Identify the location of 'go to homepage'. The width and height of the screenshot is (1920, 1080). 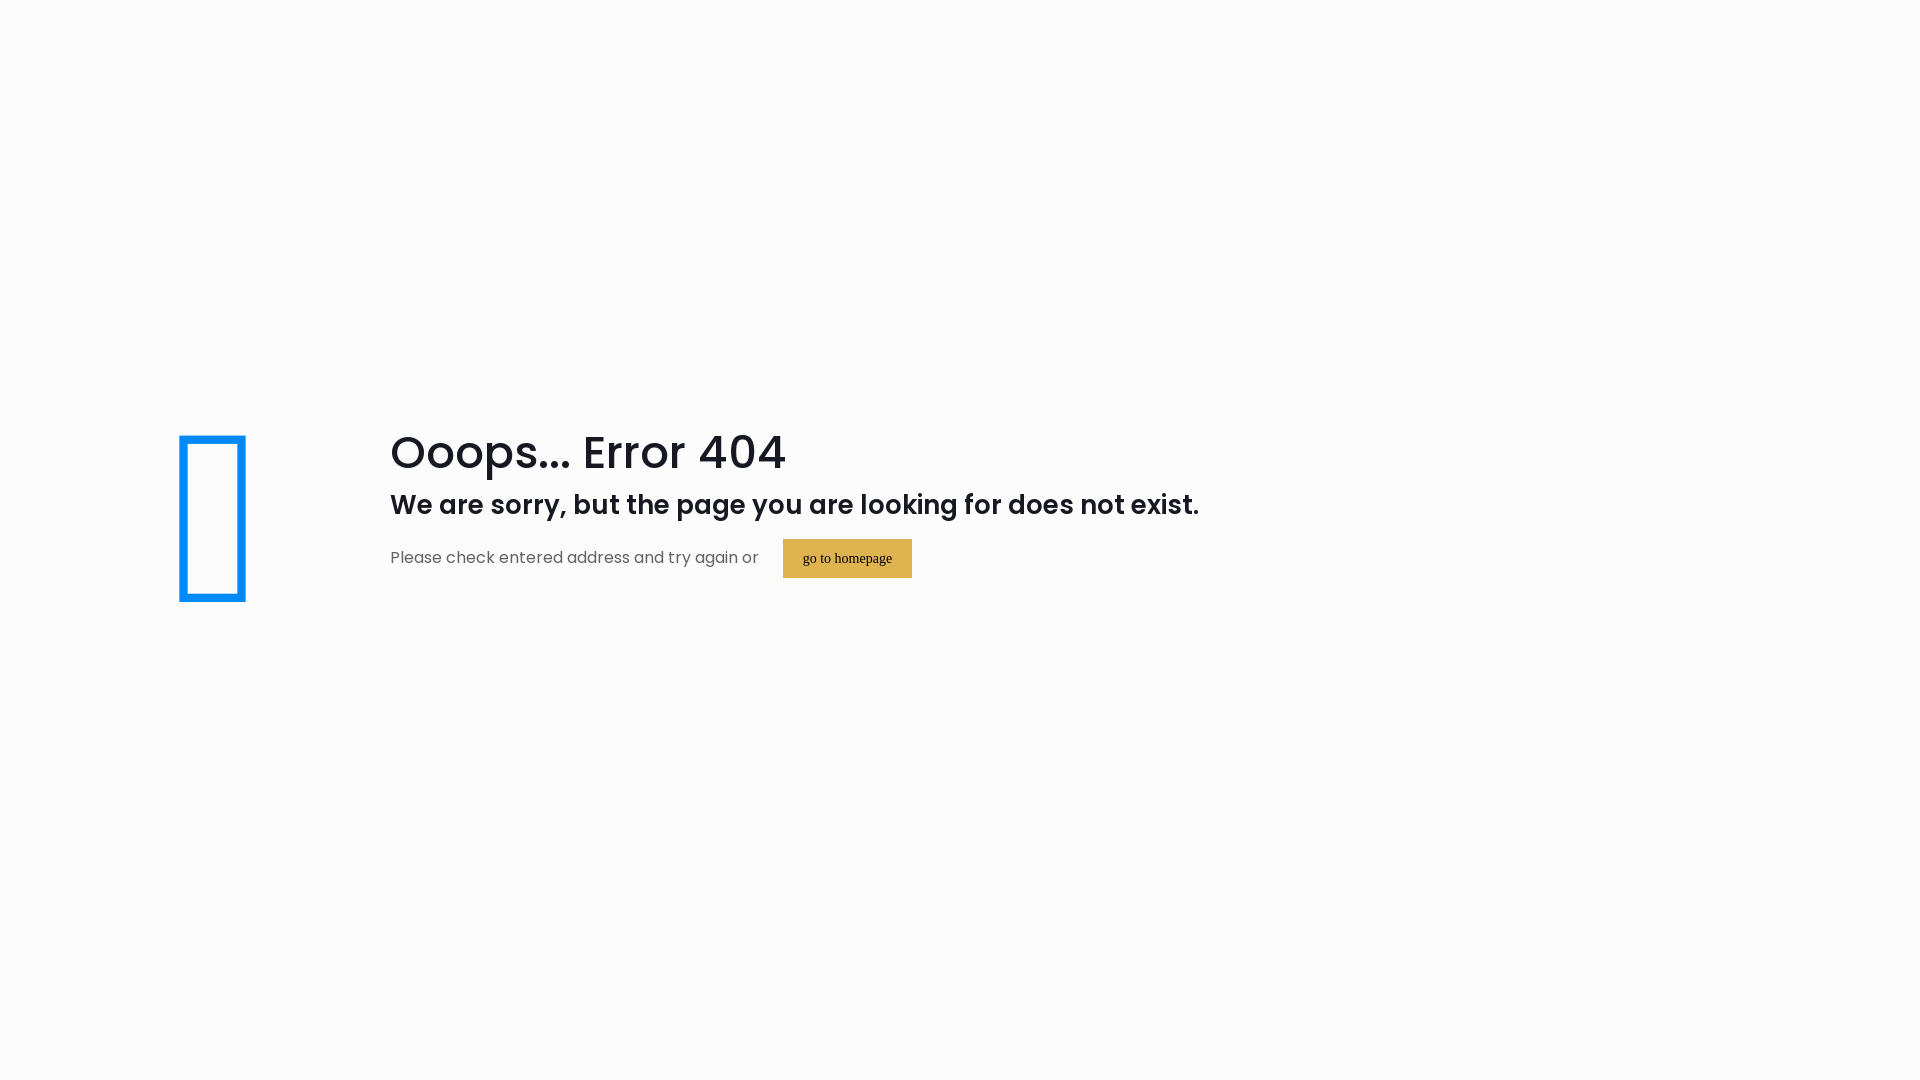
(847, 558).